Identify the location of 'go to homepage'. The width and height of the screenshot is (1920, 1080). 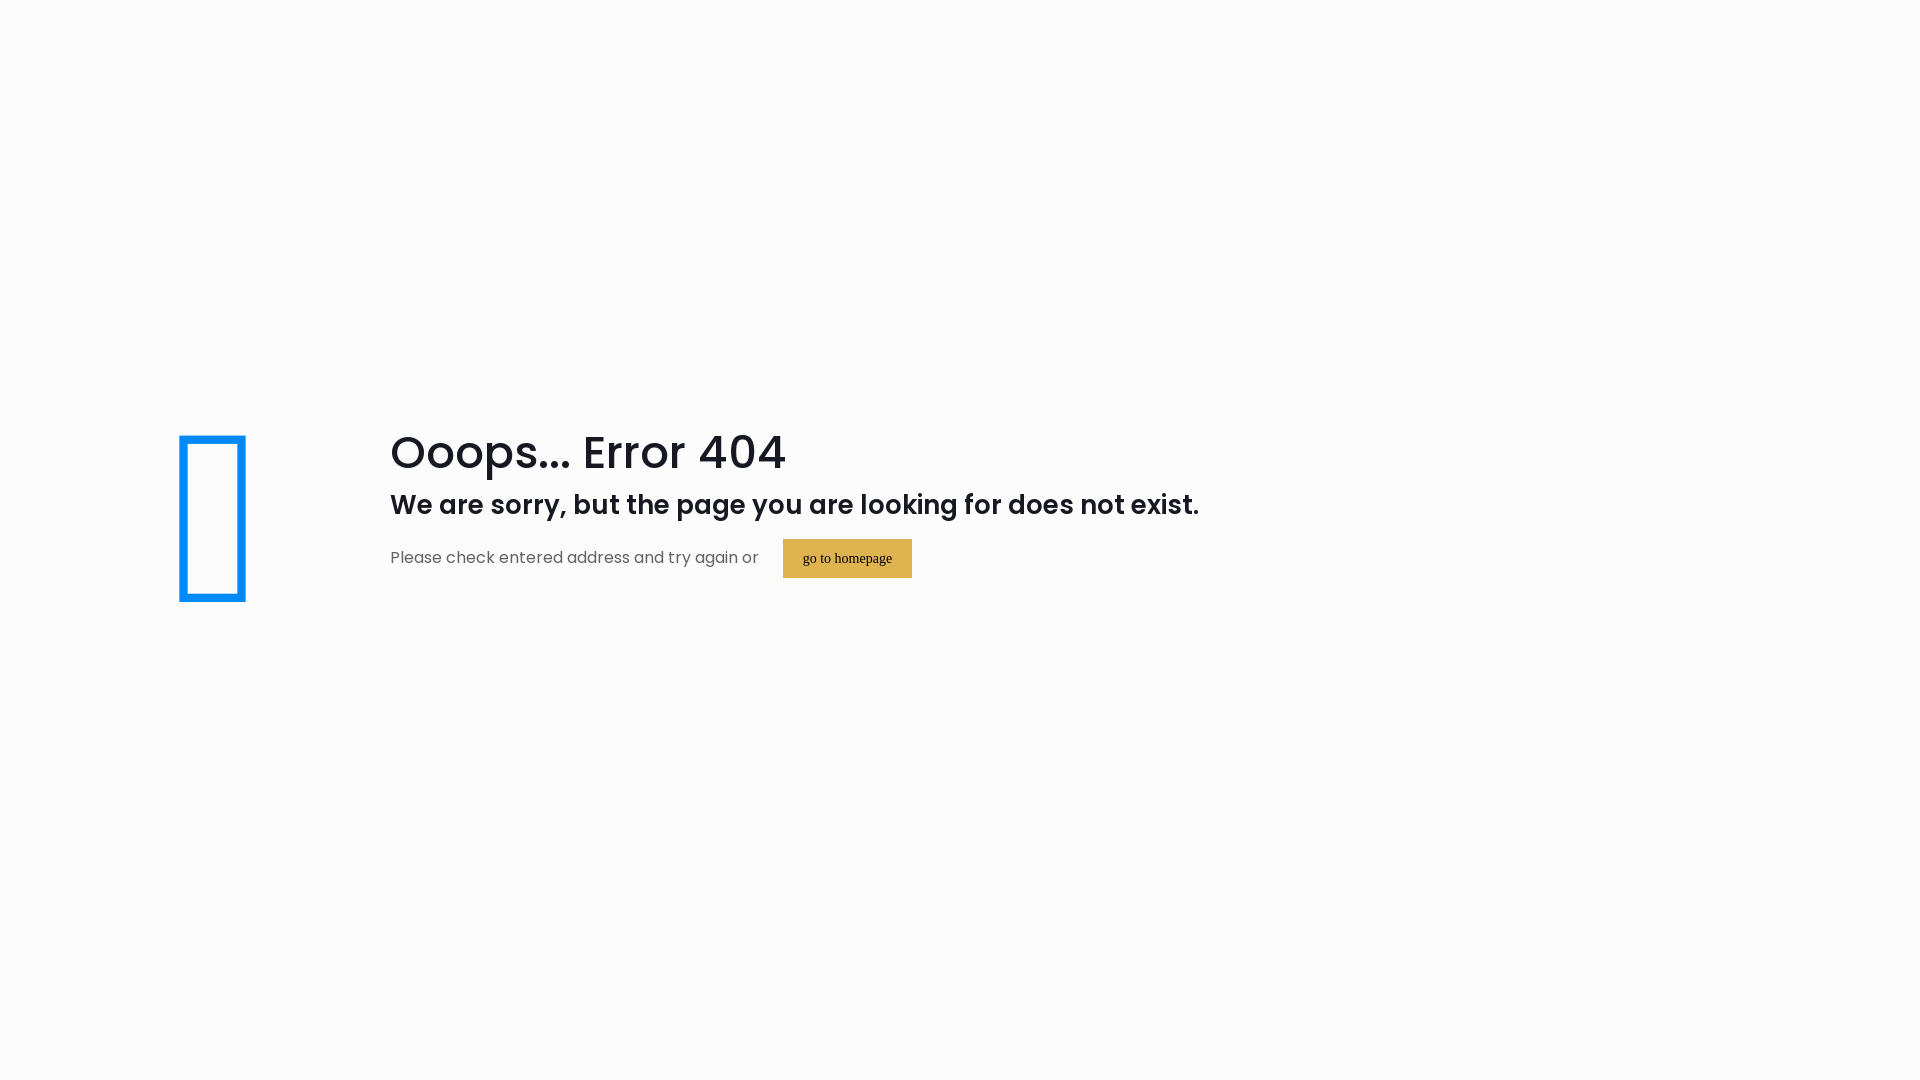
(847, 558).